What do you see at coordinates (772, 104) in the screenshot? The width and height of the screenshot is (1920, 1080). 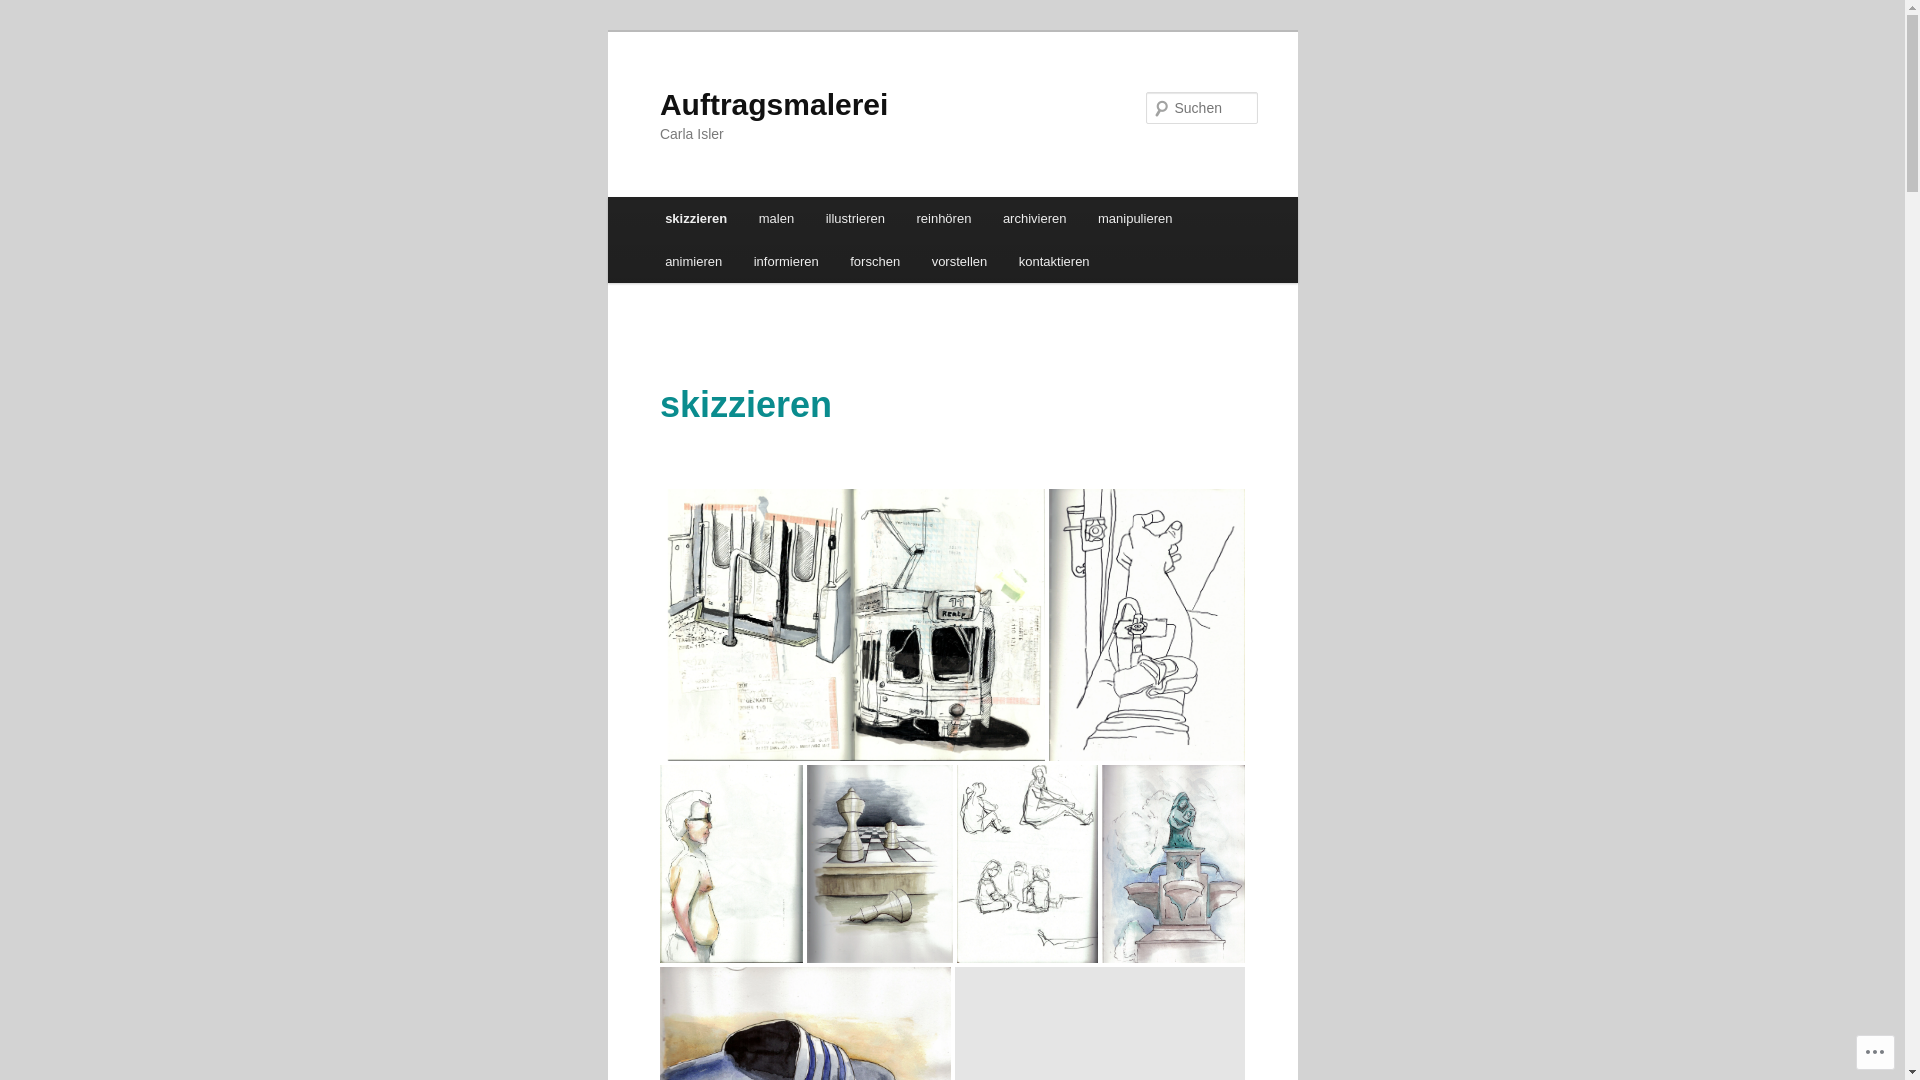 I see `'Auftragsmalerei'` at bounding box center [772, 104].